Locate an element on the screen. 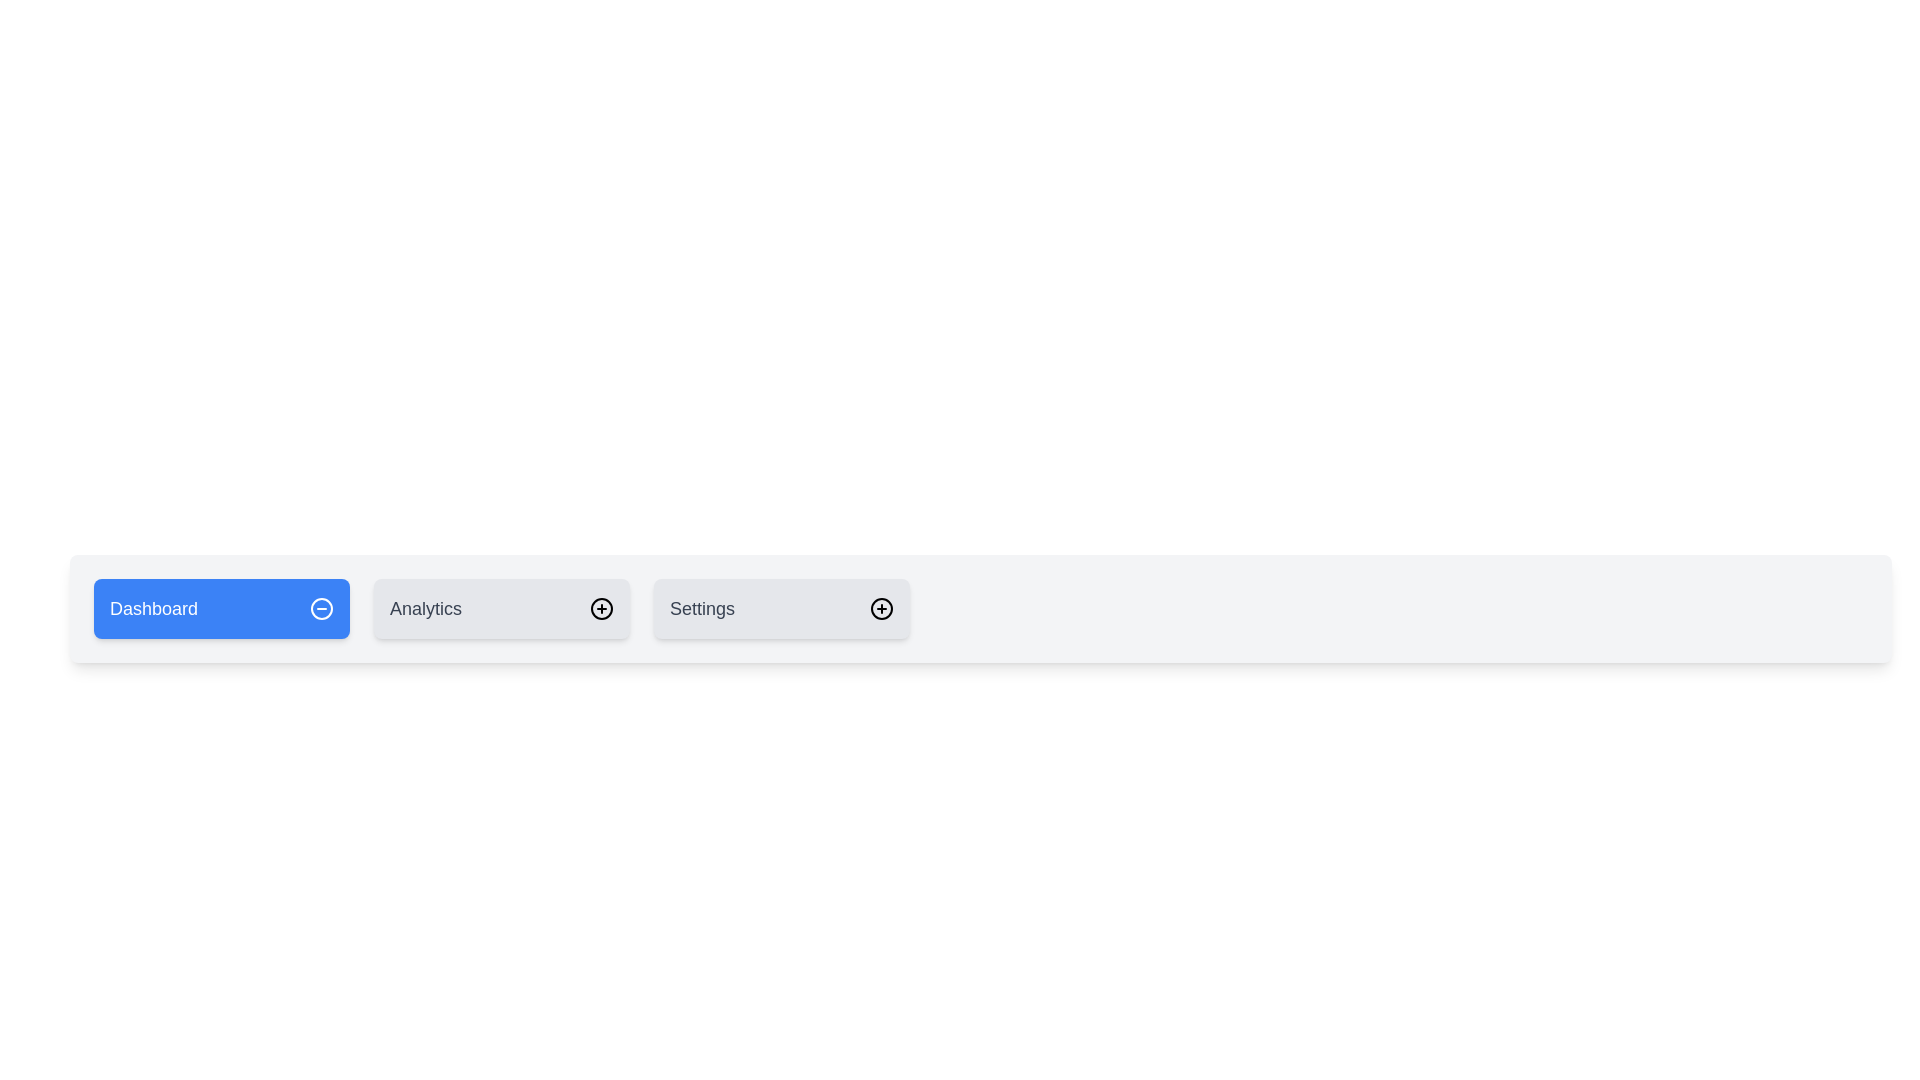 Image resolution: width=1920 pixels, height=1080 pixels. the 'Analytics' button located in the second position of a row of three buttons, between the 'Dashboard' and 'Settings' buttons is located at coordinates (502, 608).